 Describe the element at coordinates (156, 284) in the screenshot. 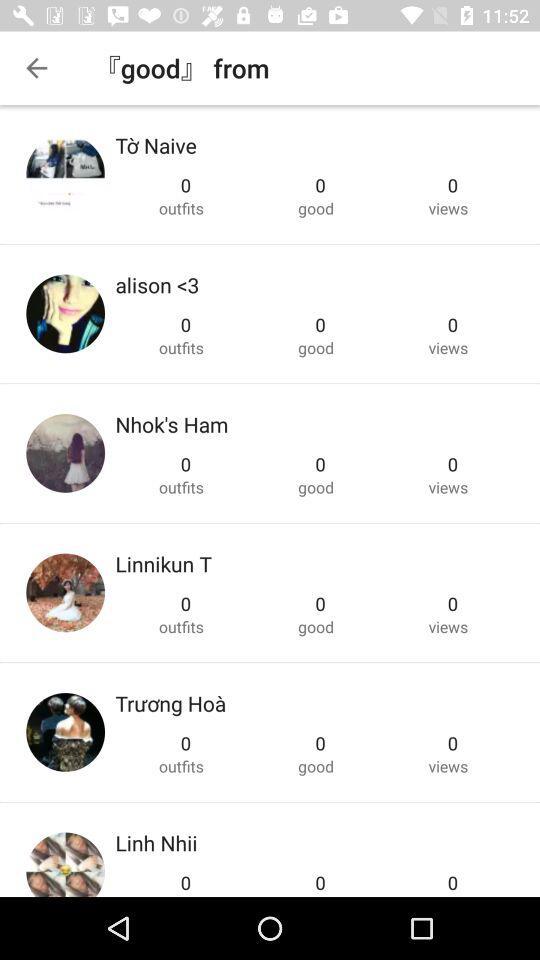

I see `the icon above the   0 icon` at that location.